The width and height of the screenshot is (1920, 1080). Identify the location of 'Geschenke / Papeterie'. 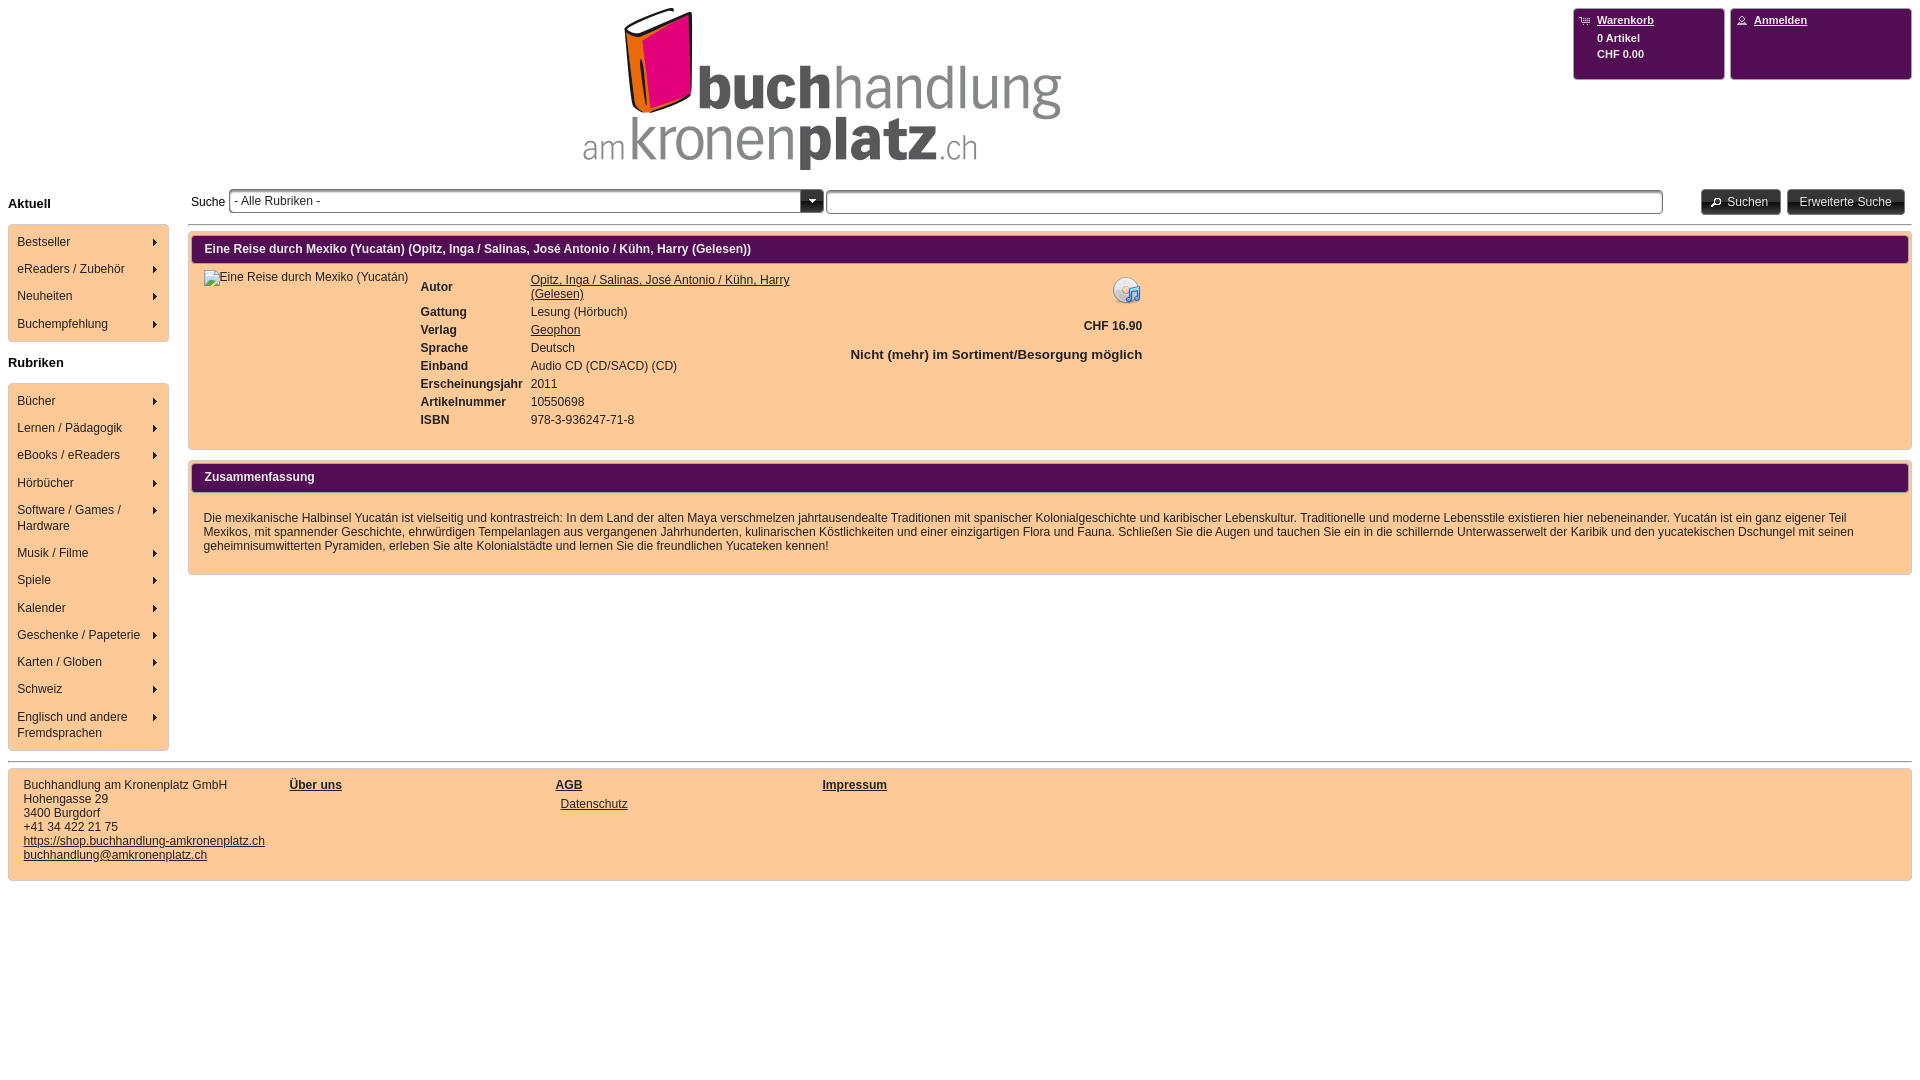
(89, 634).